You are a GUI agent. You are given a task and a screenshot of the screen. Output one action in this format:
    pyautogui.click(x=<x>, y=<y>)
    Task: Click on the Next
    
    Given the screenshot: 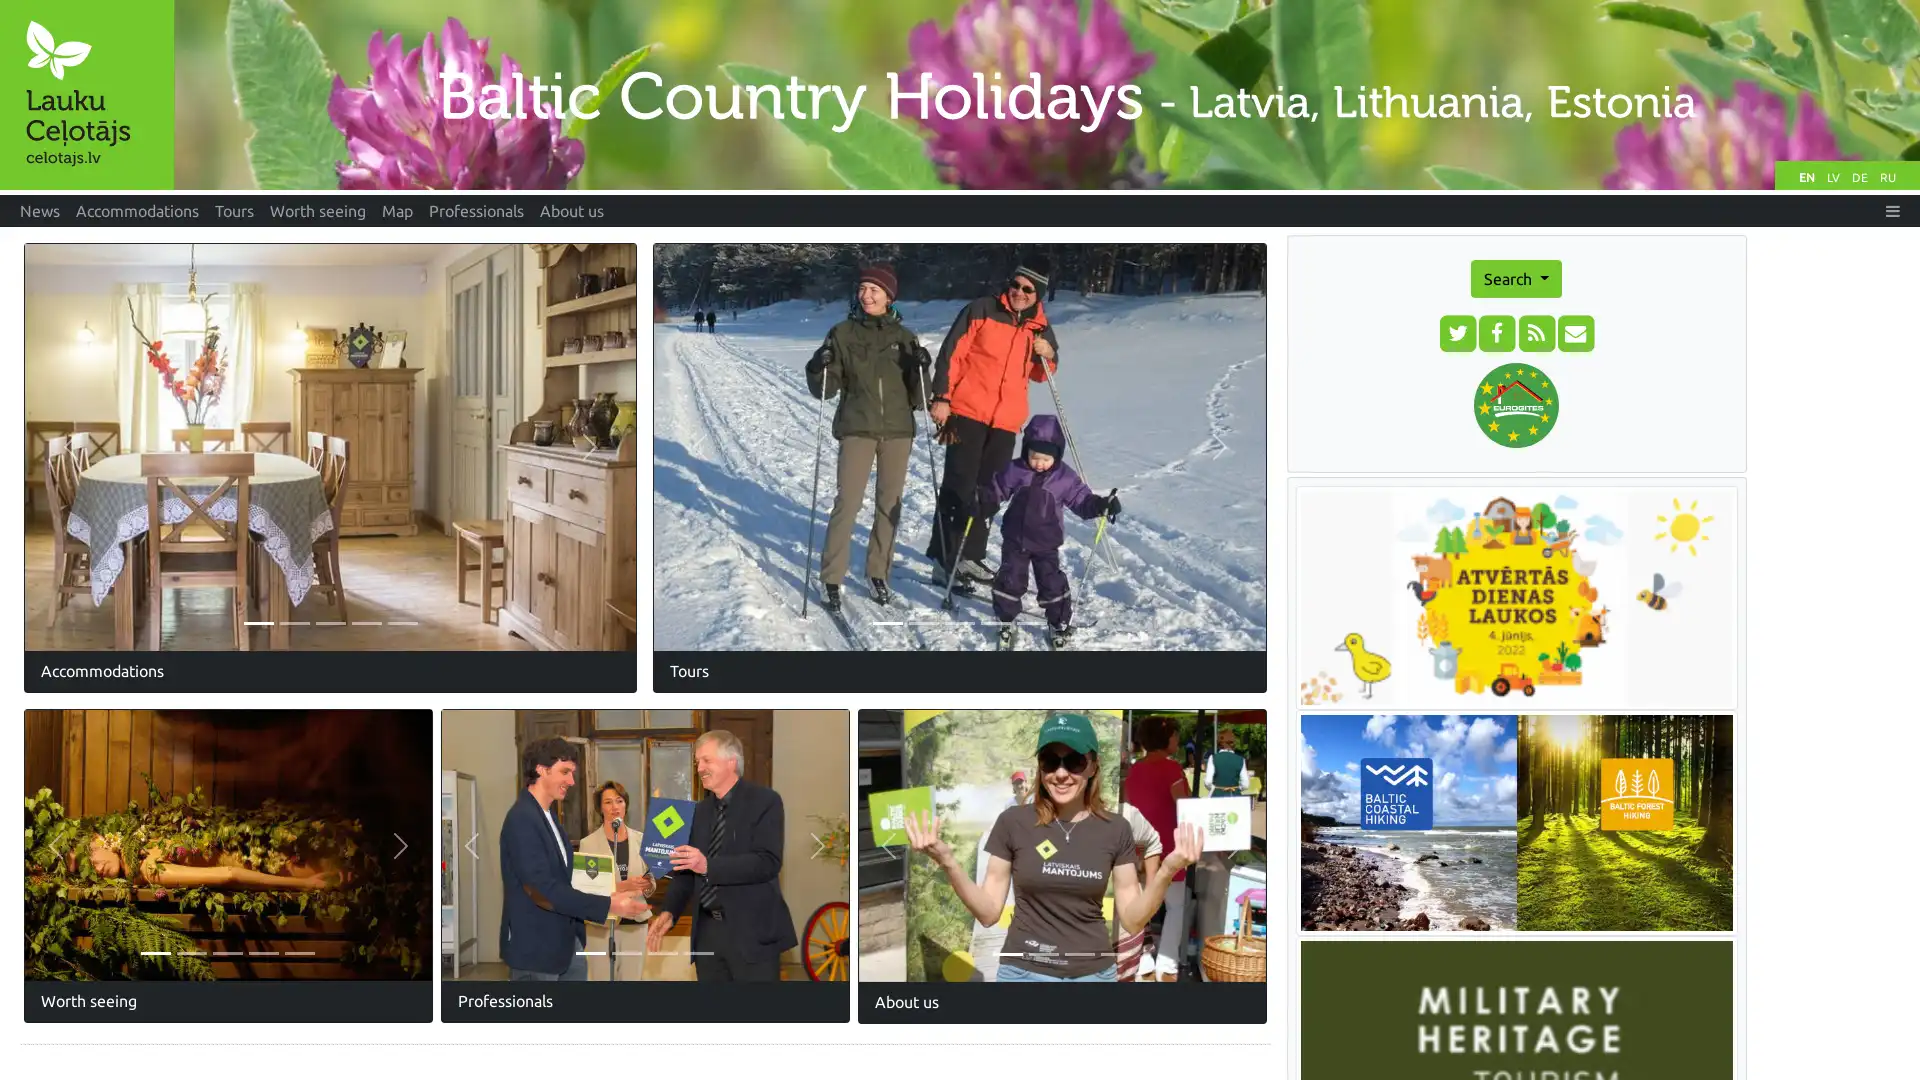 What is the action you would take?
    pyautogui.click(x=400, y=845)
    